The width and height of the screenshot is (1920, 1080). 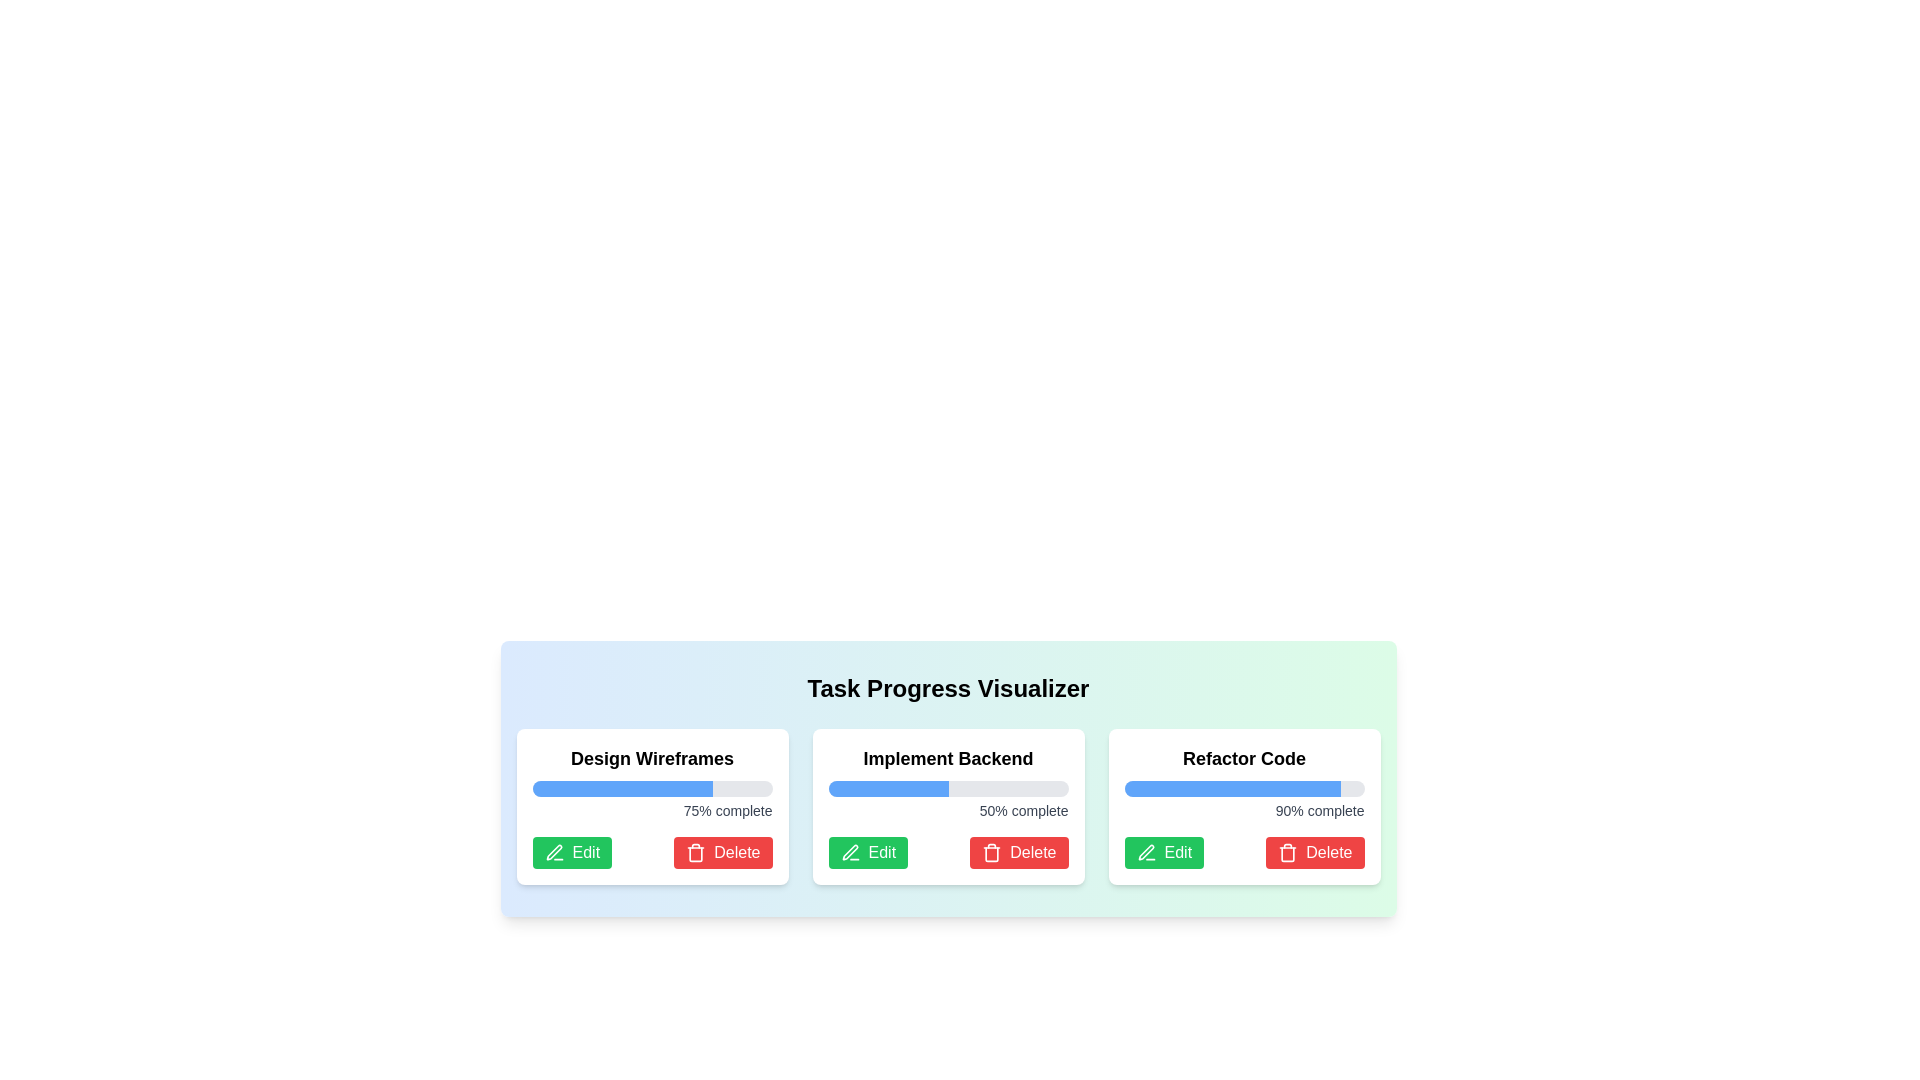 What do you see at coordinates (947, 778) in the screenshot?
I see `the 'Edit' and 'Delete' buttons within the 'Task Progress Visualizer' section, which features a gradient background and task progress bars` at bounding box center [947, 778].